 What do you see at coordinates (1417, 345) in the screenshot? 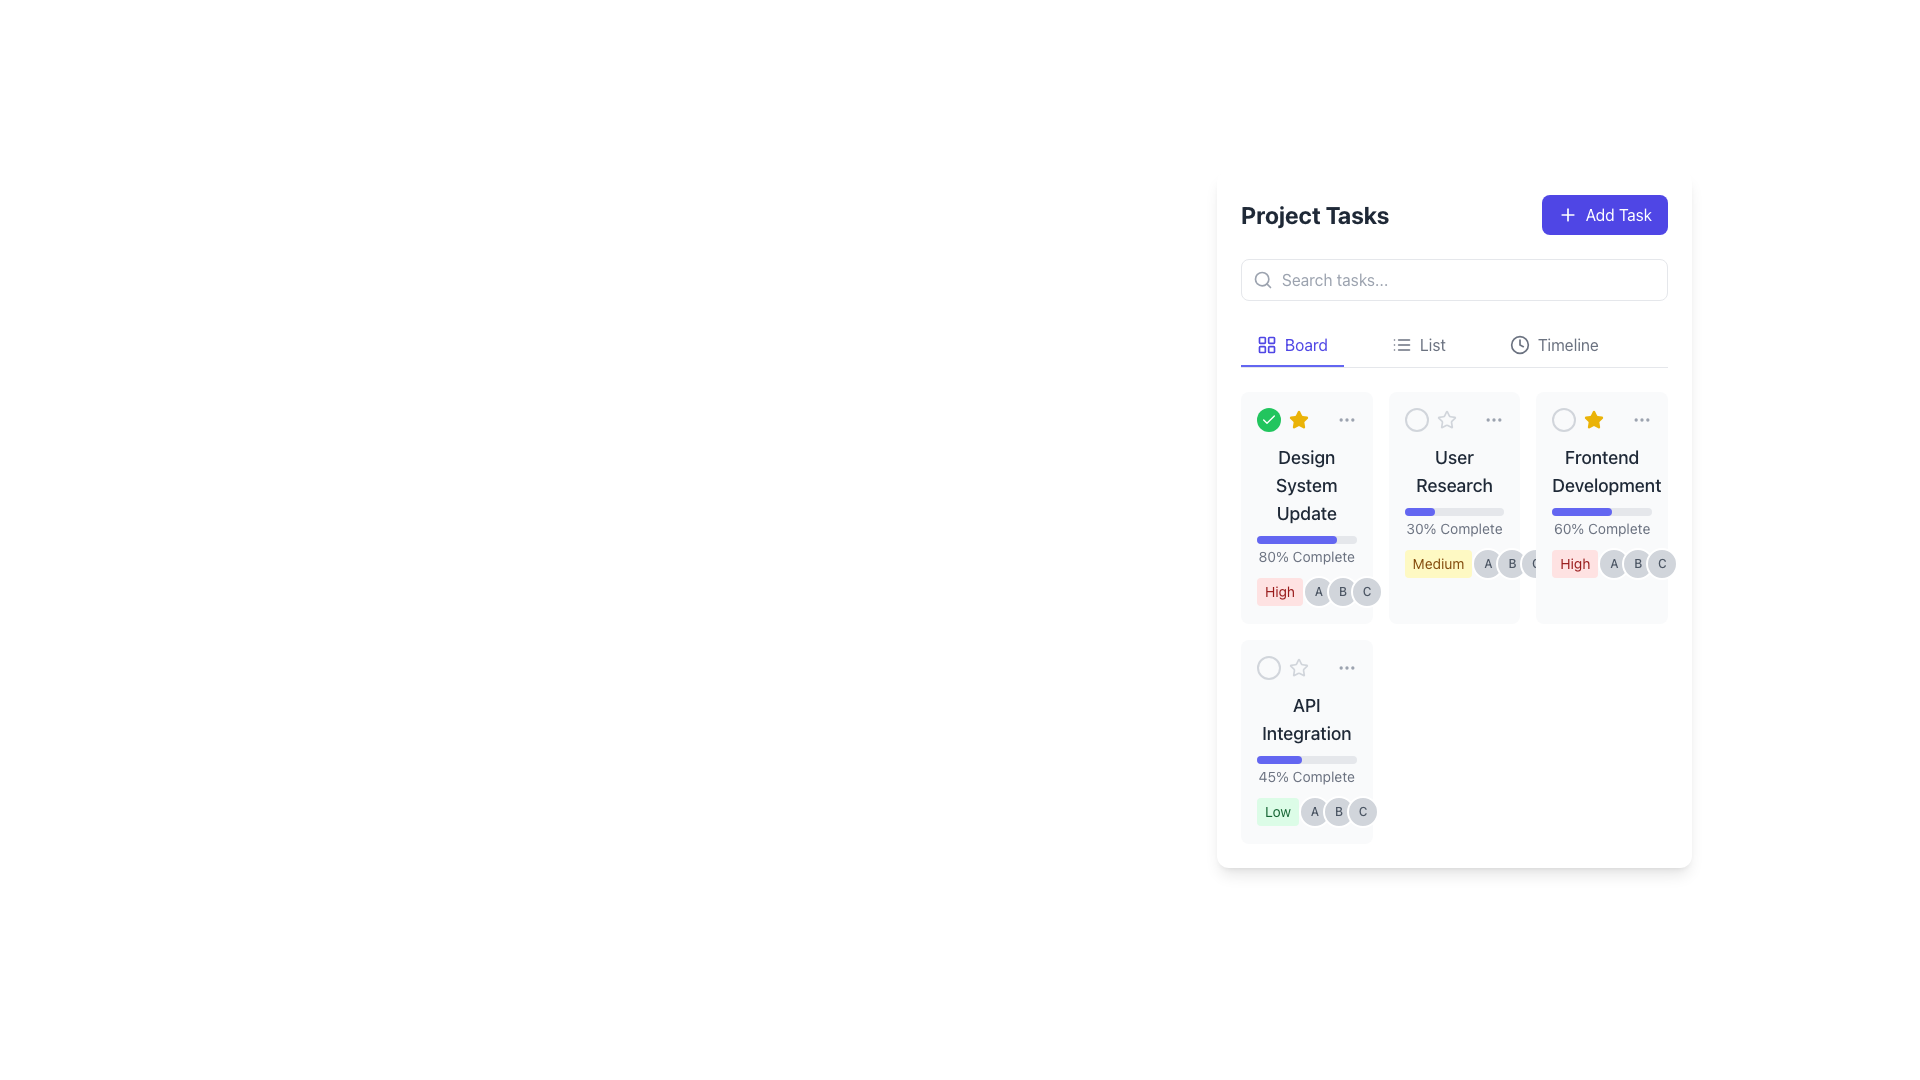
I see `the 'List' menu item in the tab-like navigation bar` at bounding box center [1417, 345].